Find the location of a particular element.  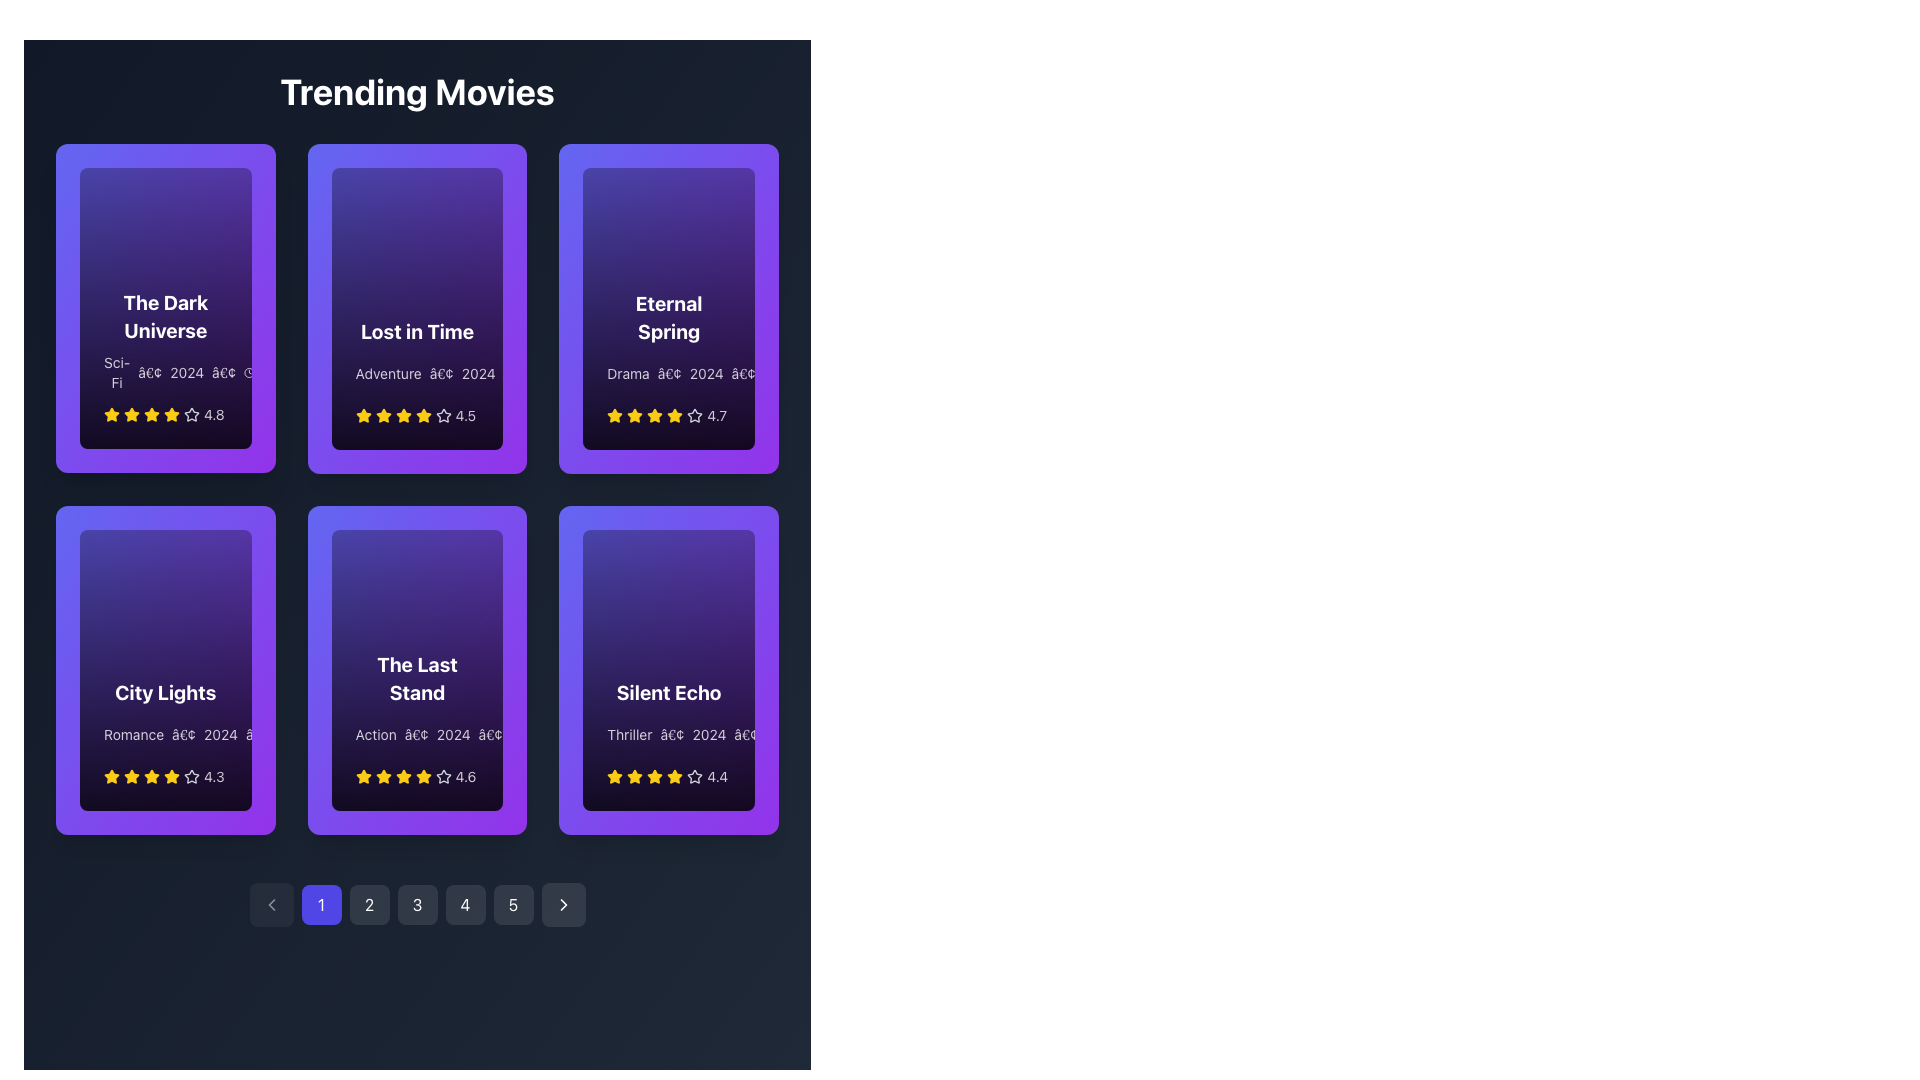

the numerical text label '4.5' in the 'Lost in Time' movie card, which is positioned in the third row and third column of the grid layout, following the yellow star icons is located at coordinates (464, 414).